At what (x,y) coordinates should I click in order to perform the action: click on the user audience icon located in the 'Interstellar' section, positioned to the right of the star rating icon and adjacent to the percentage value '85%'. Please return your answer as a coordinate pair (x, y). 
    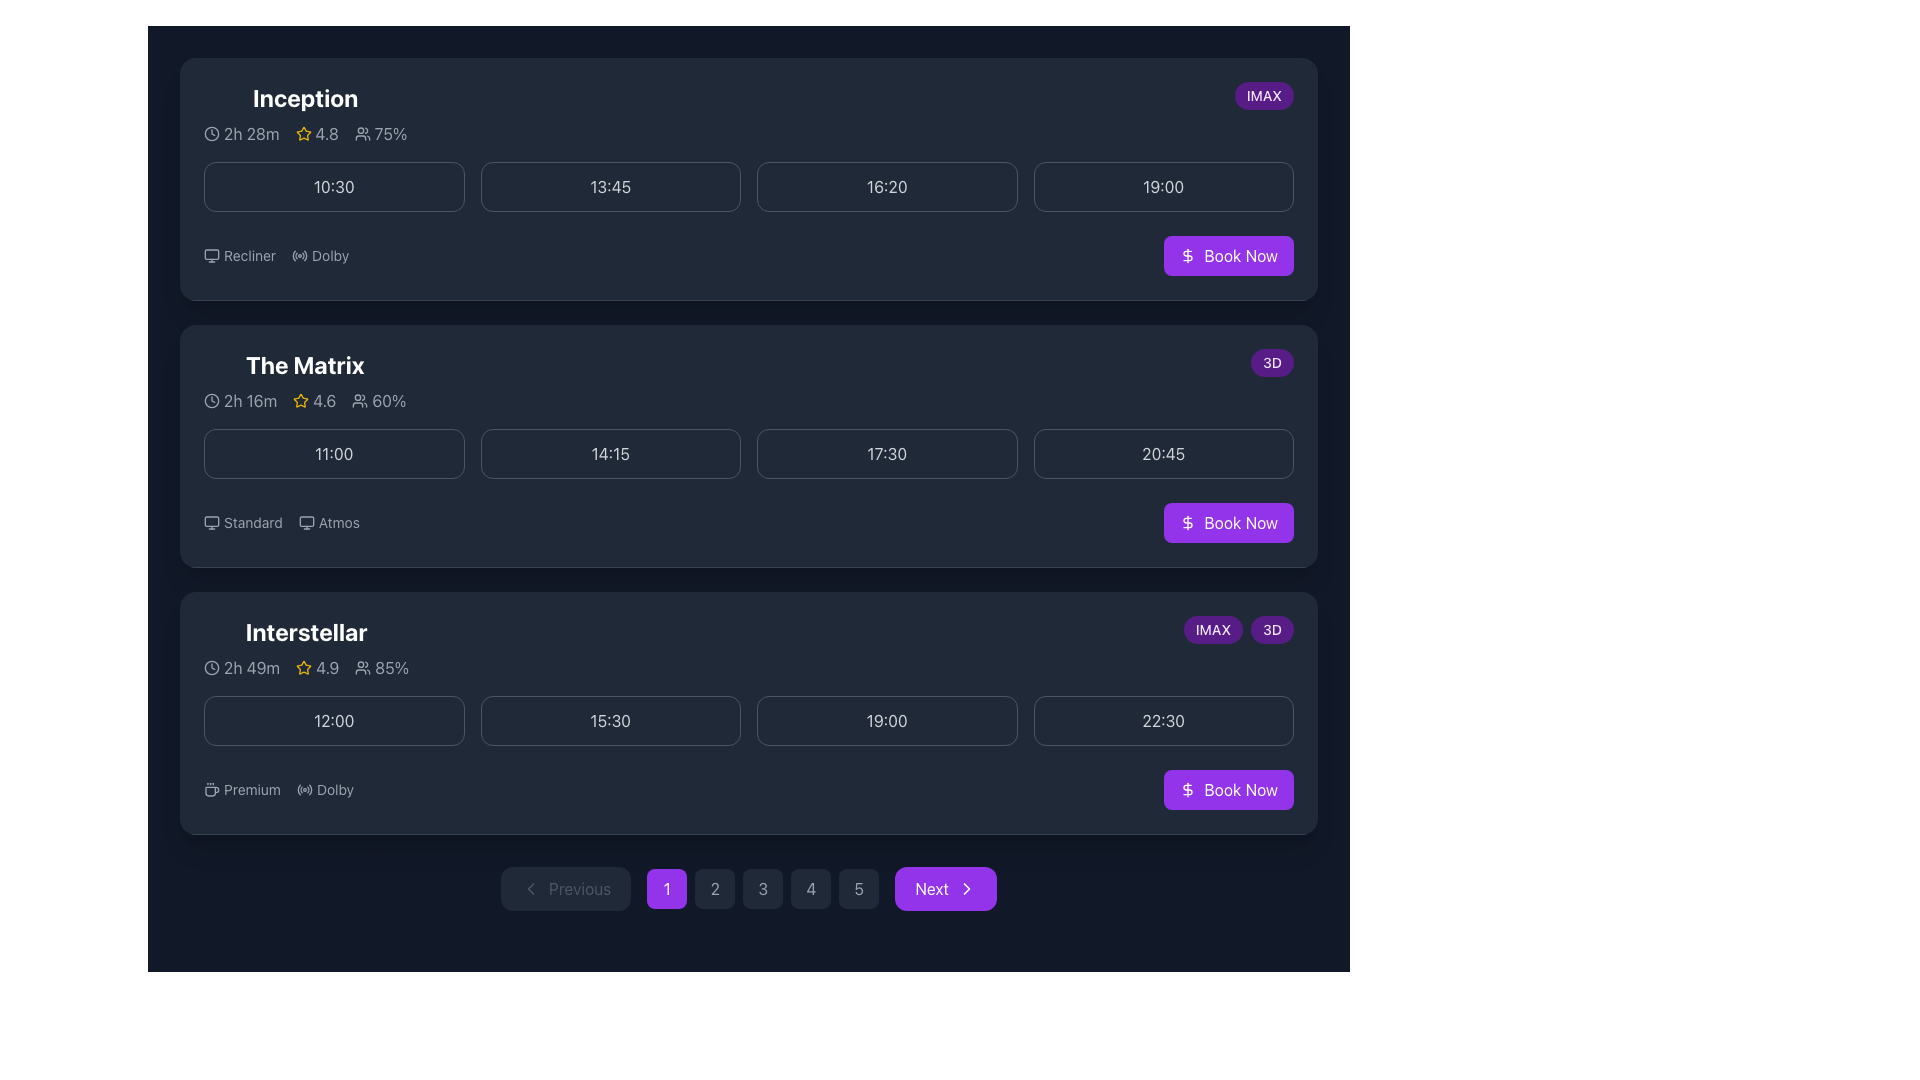
    Looking at the image, I should click on (363, 667).